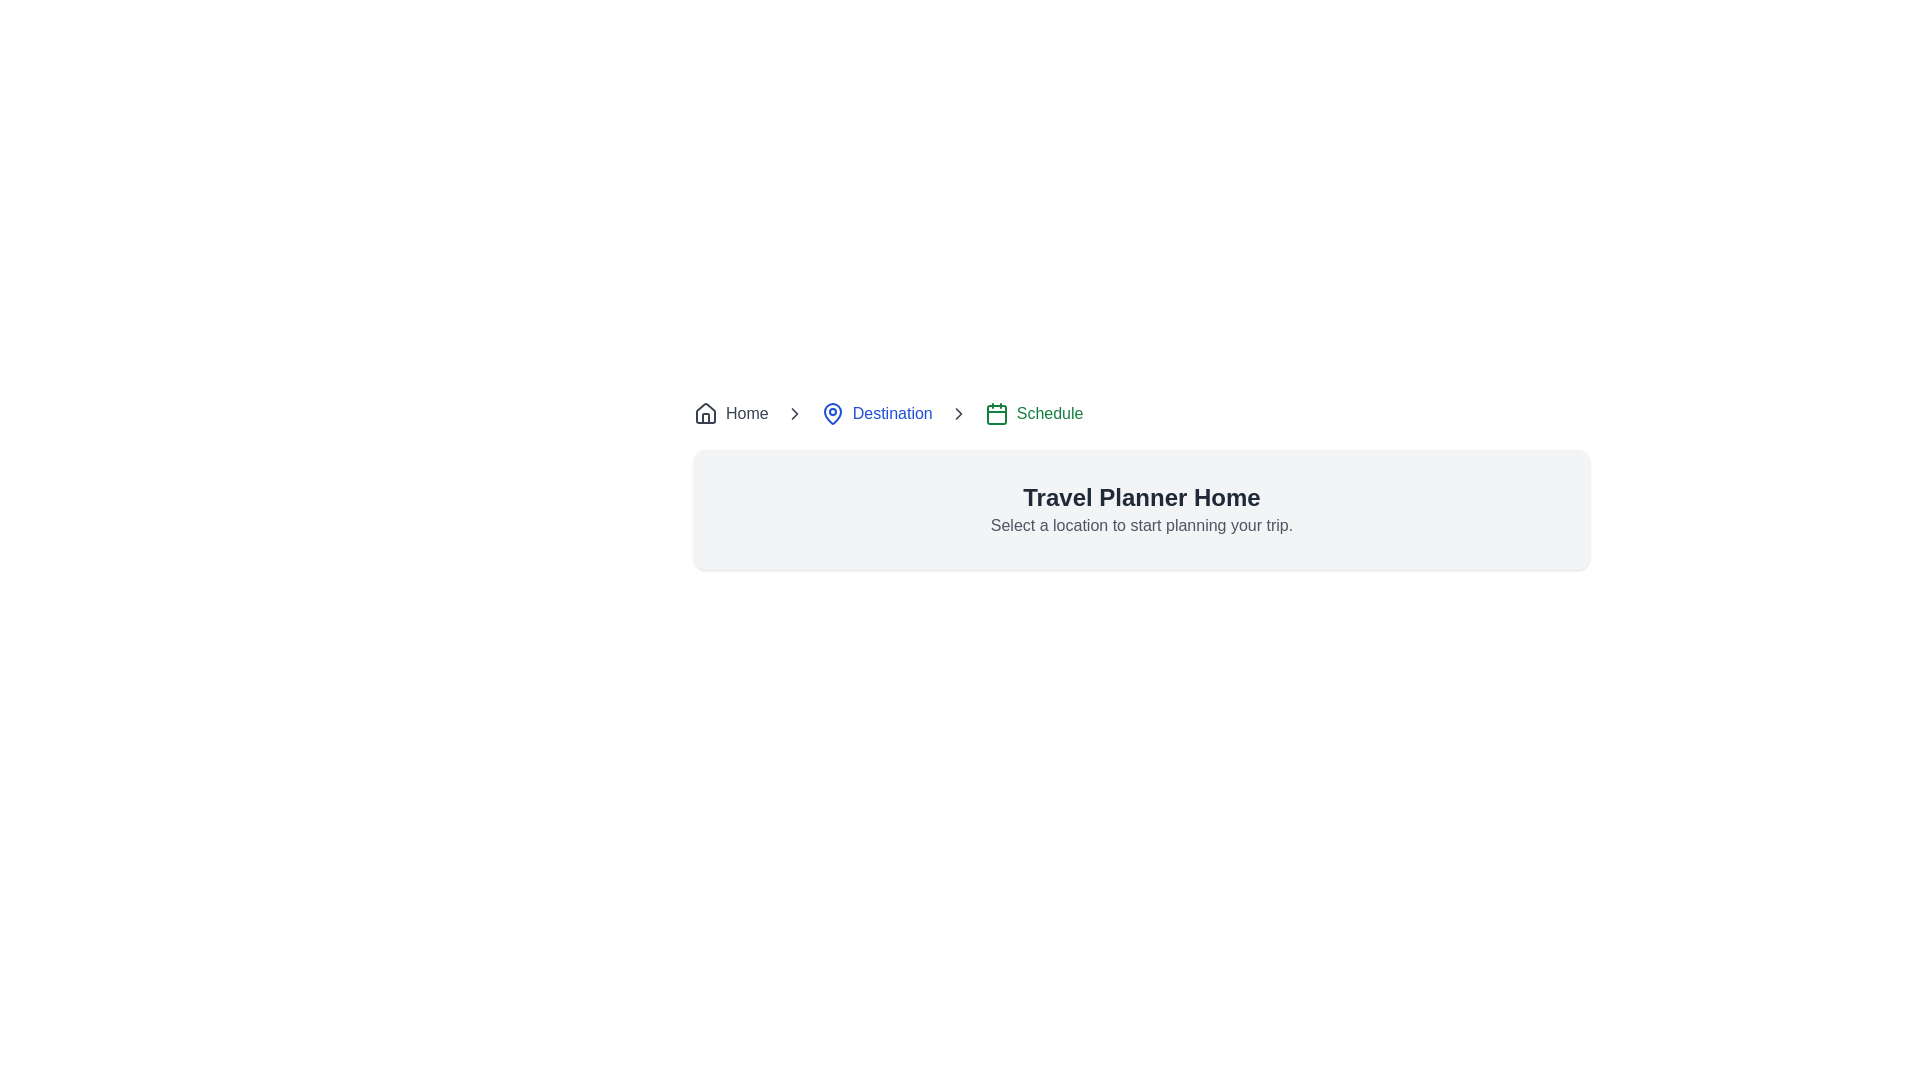 The width and height of the screenshot is (1920, 1080). What do you see at coordinates (1142, 496) in the screenshot?
I see `the 'Travel Planner Home' header, which is styled prominently with a bold and large font, and is located beneath a breadcrumb navigation bar` at bounding box center [1142, 496].